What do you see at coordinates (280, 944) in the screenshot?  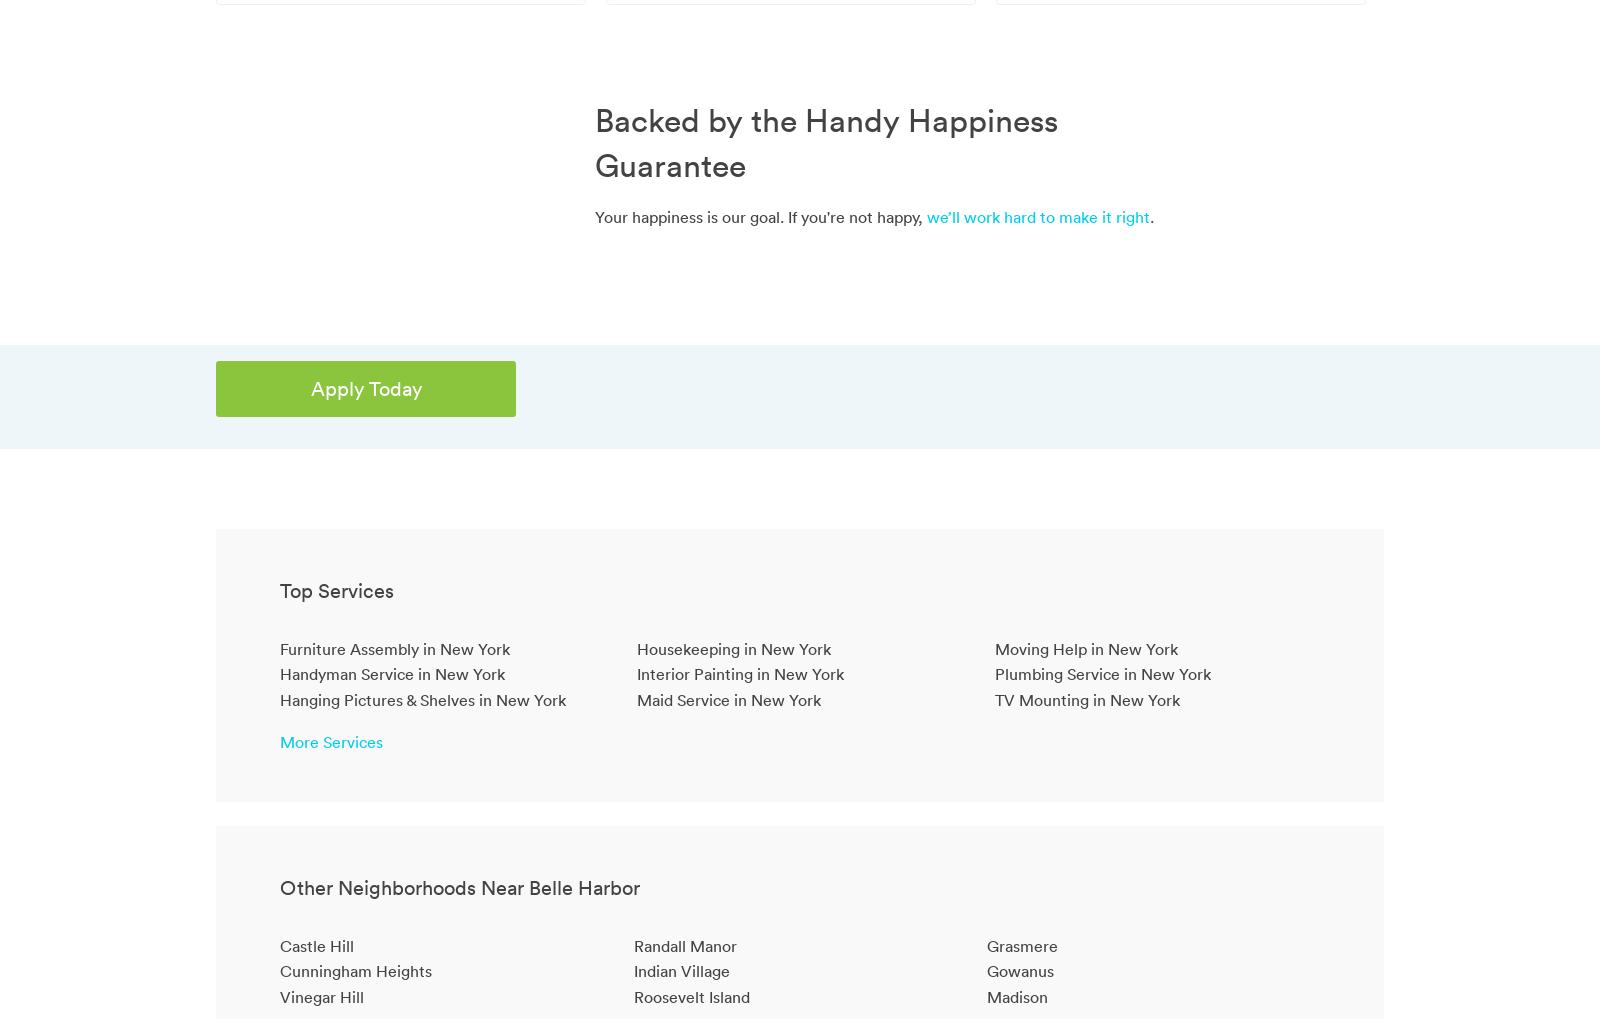 I see `'Castle Hill'` at bounding box center [280, 944].